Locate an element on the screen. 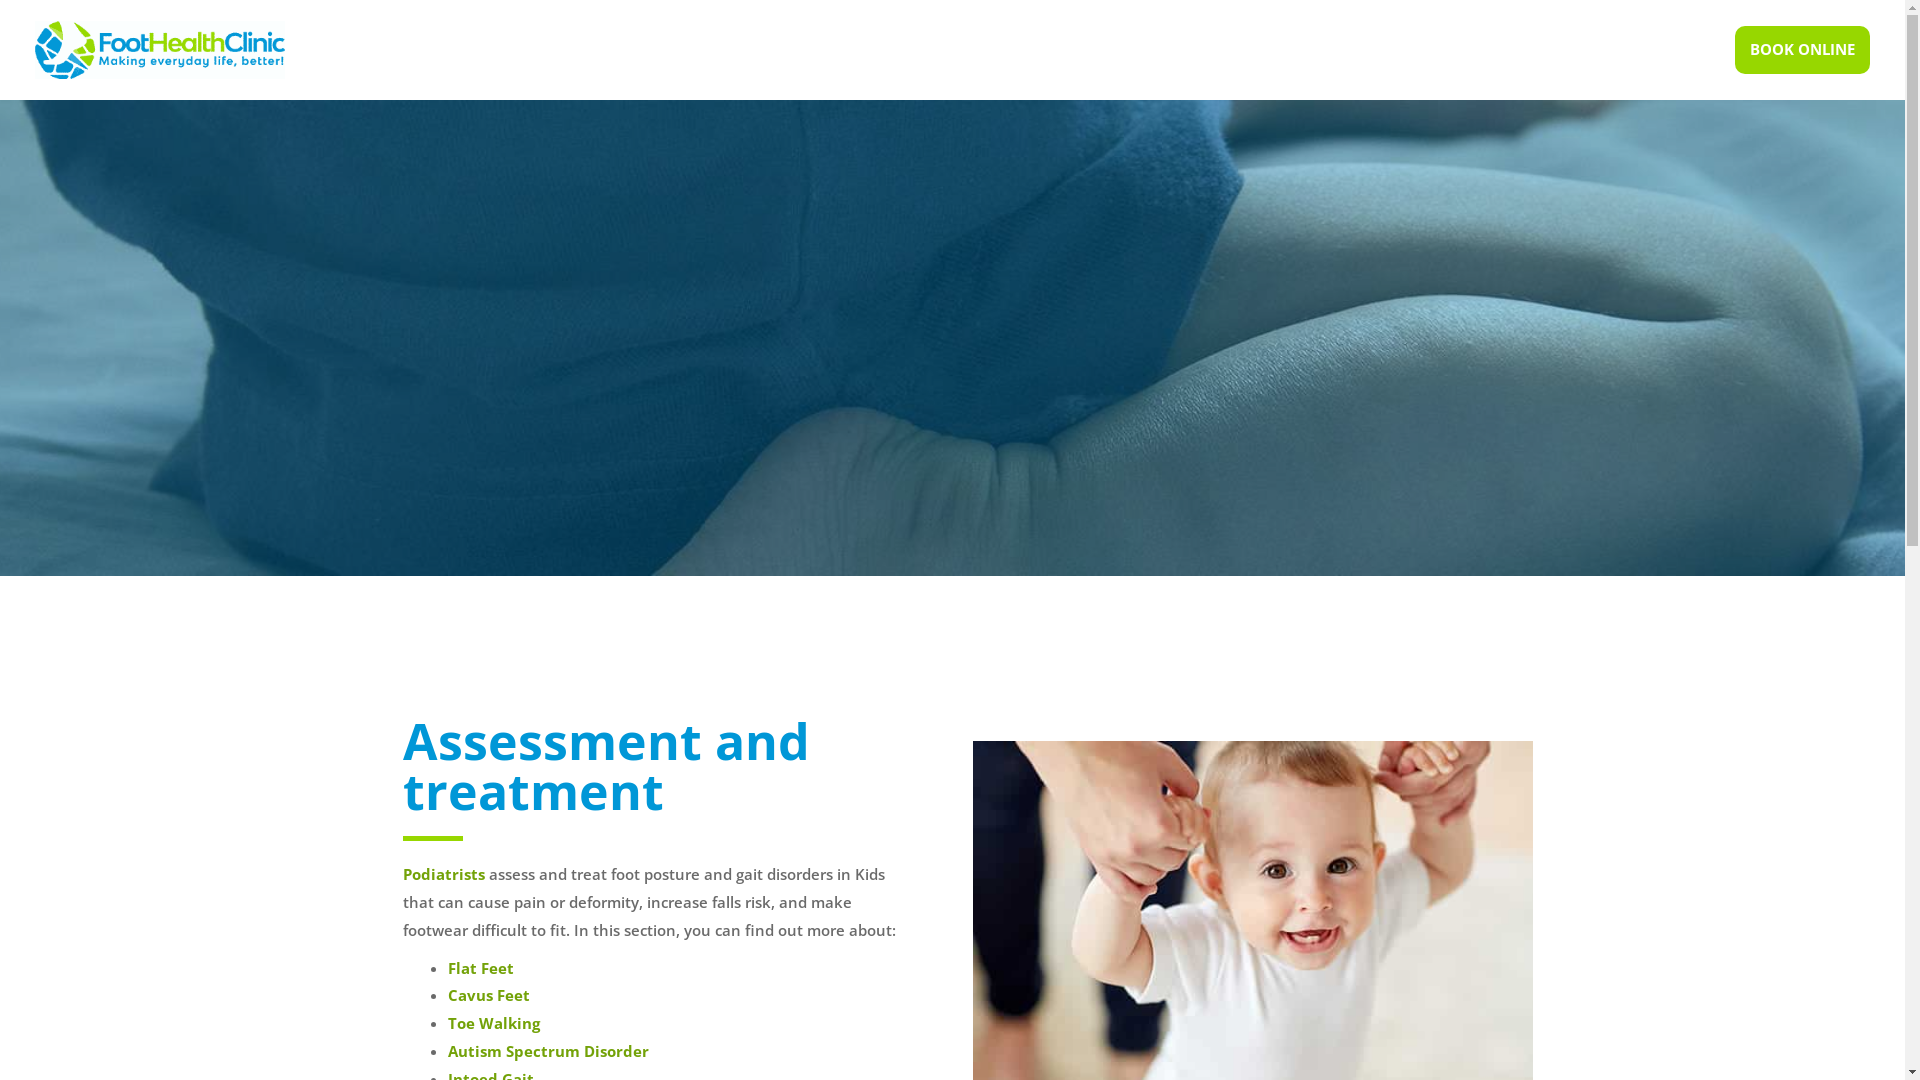  'Toe Walking' is located at coordinates (446, 1022).